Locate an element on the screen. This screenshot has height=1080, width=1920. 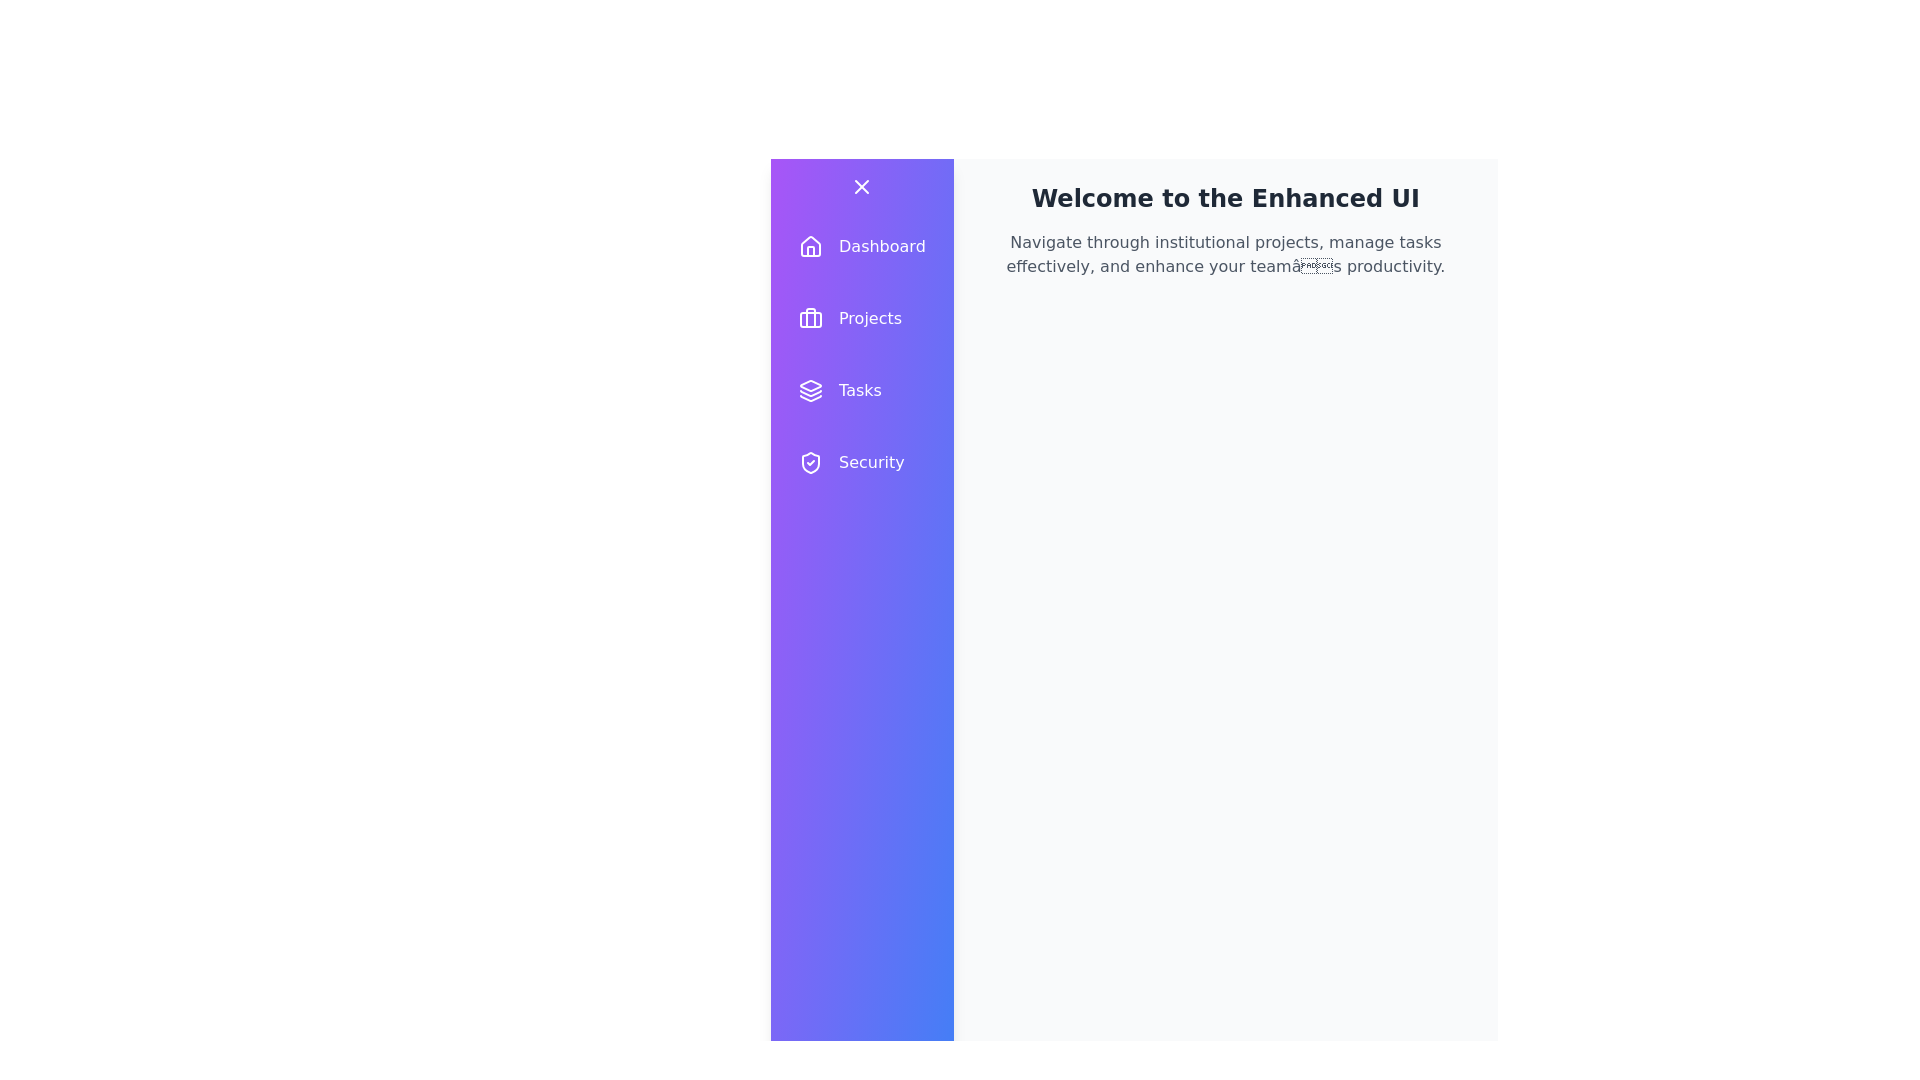
the 'Projects' item in the Sidebar Navigation Menu, which is a vertical list of navigation options styled with icons and labels, located on the left-hand side of the interface is located at coordinates (862, 353).